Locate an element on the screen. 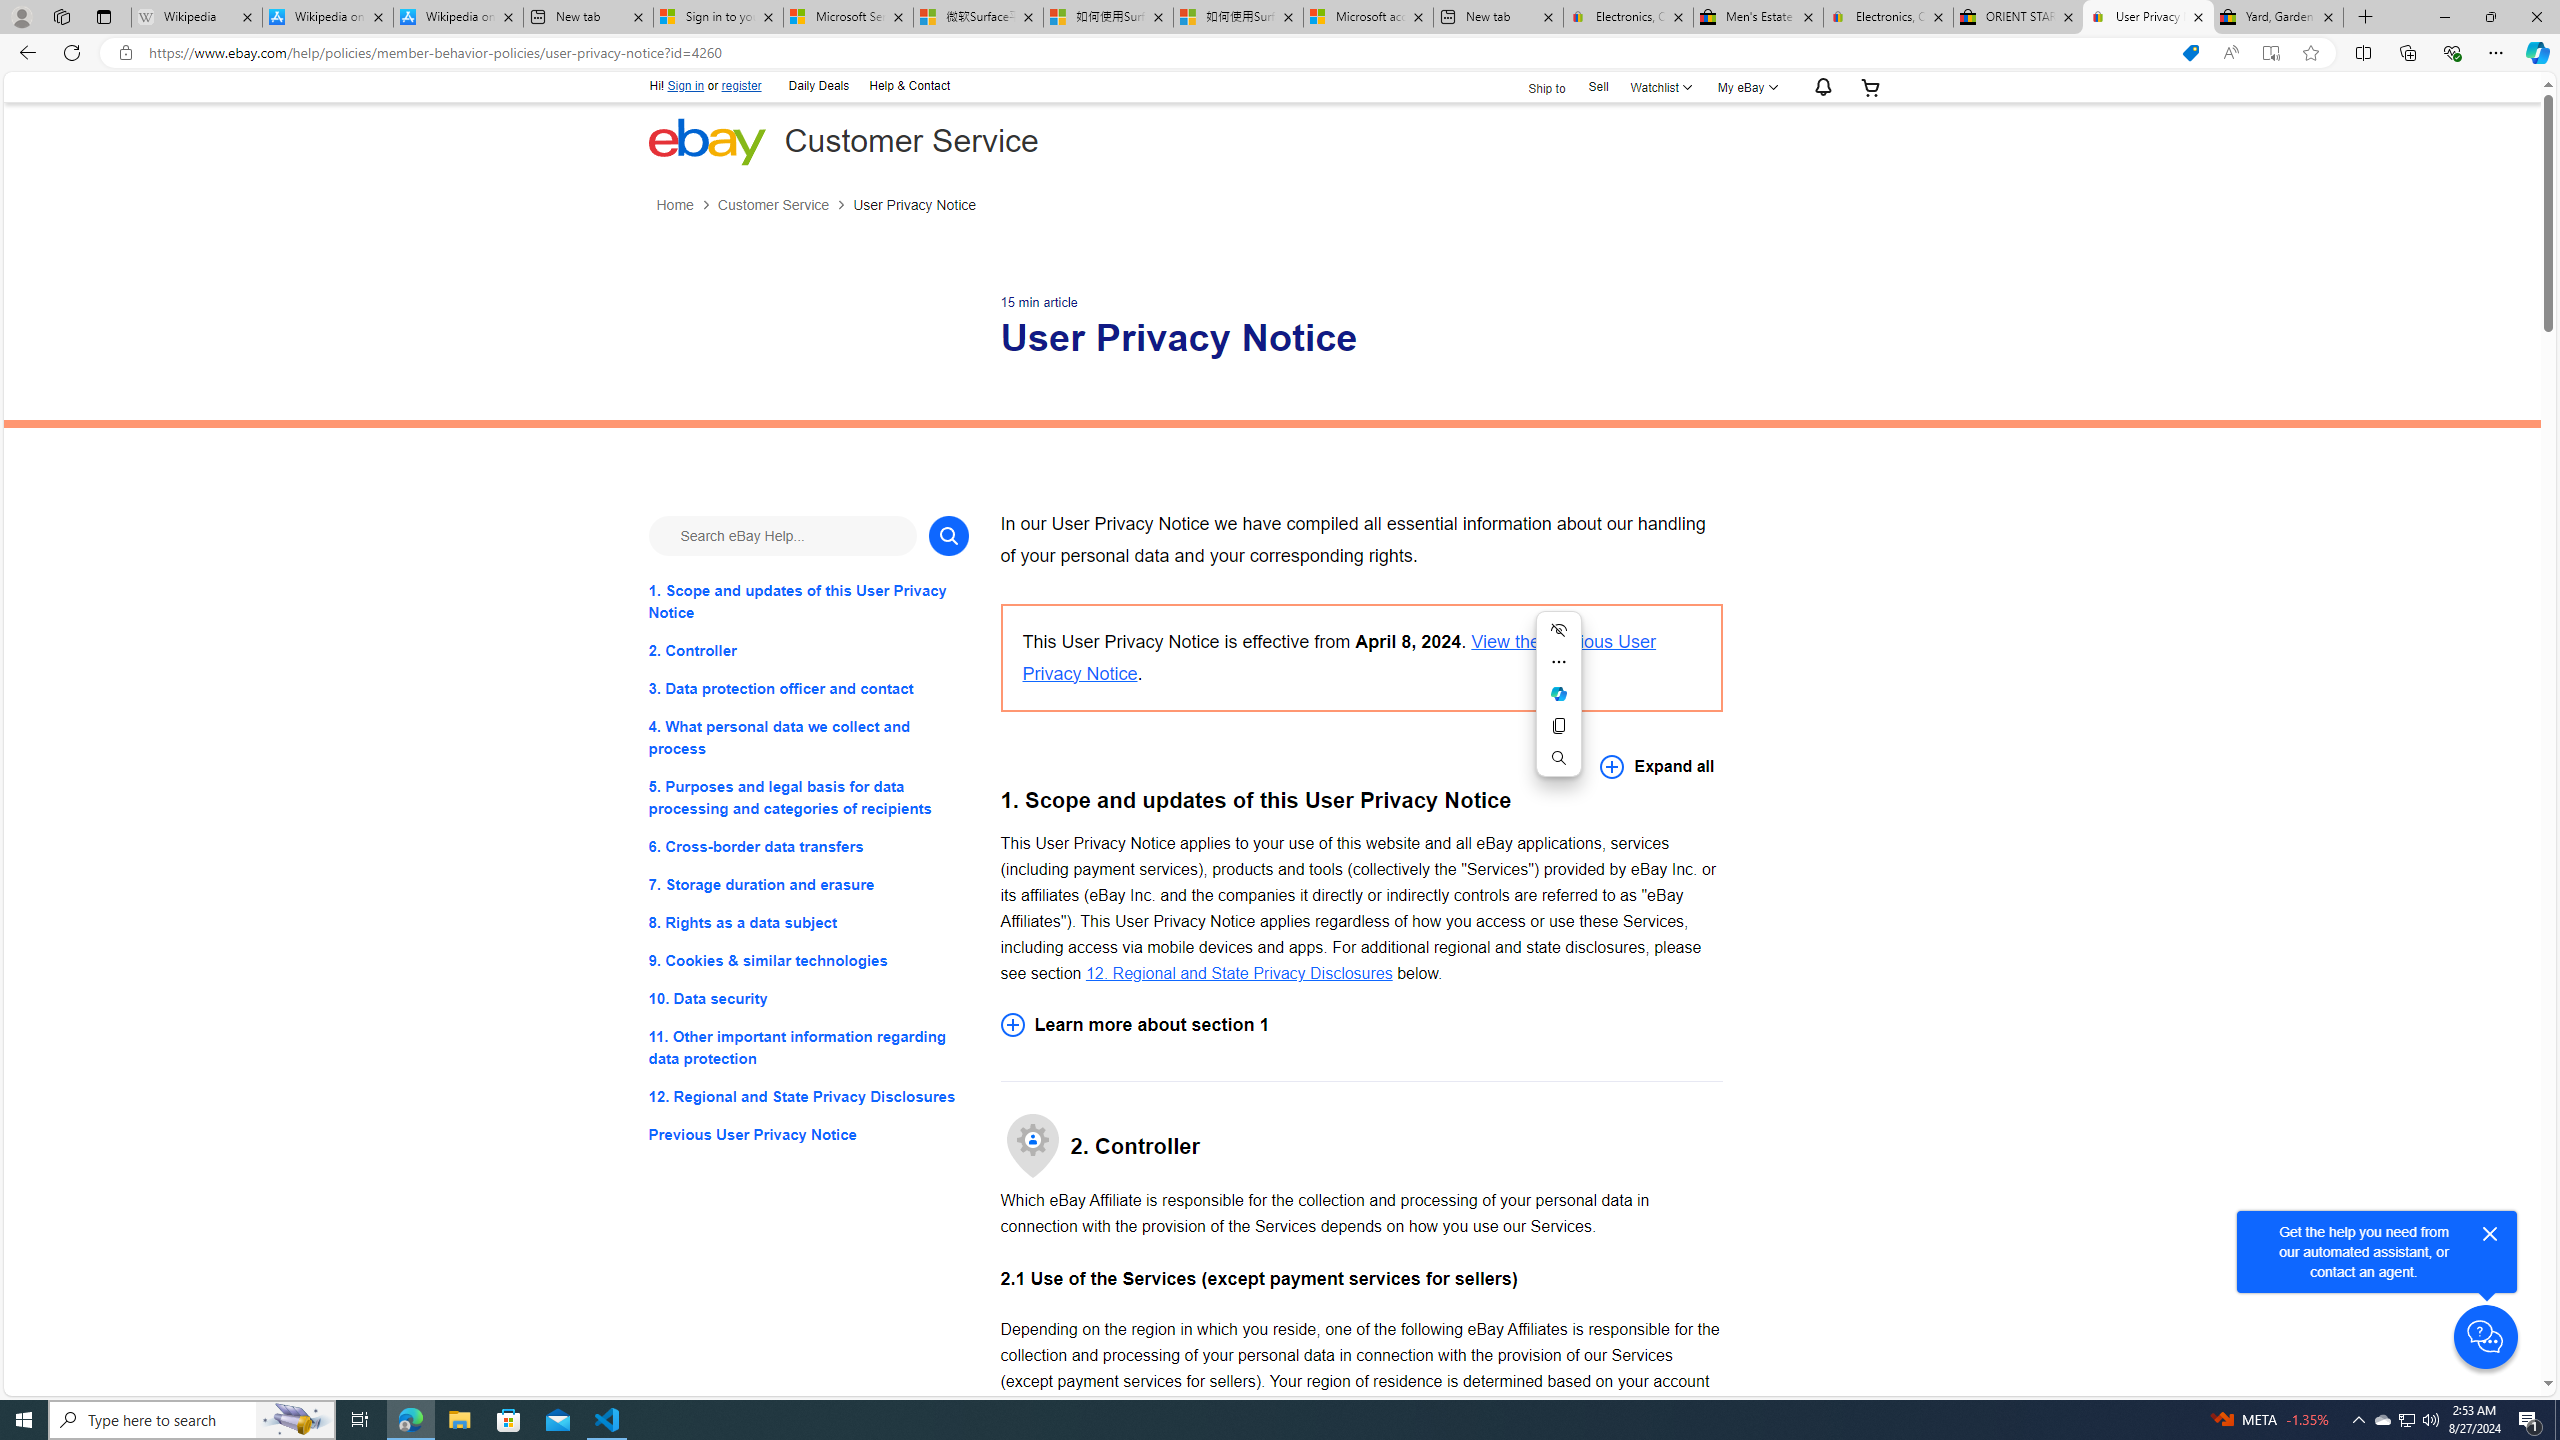 This screenshot has width=2560, height=1440. '3. Data protection officer and contact' is located at coordinates (807, 688).